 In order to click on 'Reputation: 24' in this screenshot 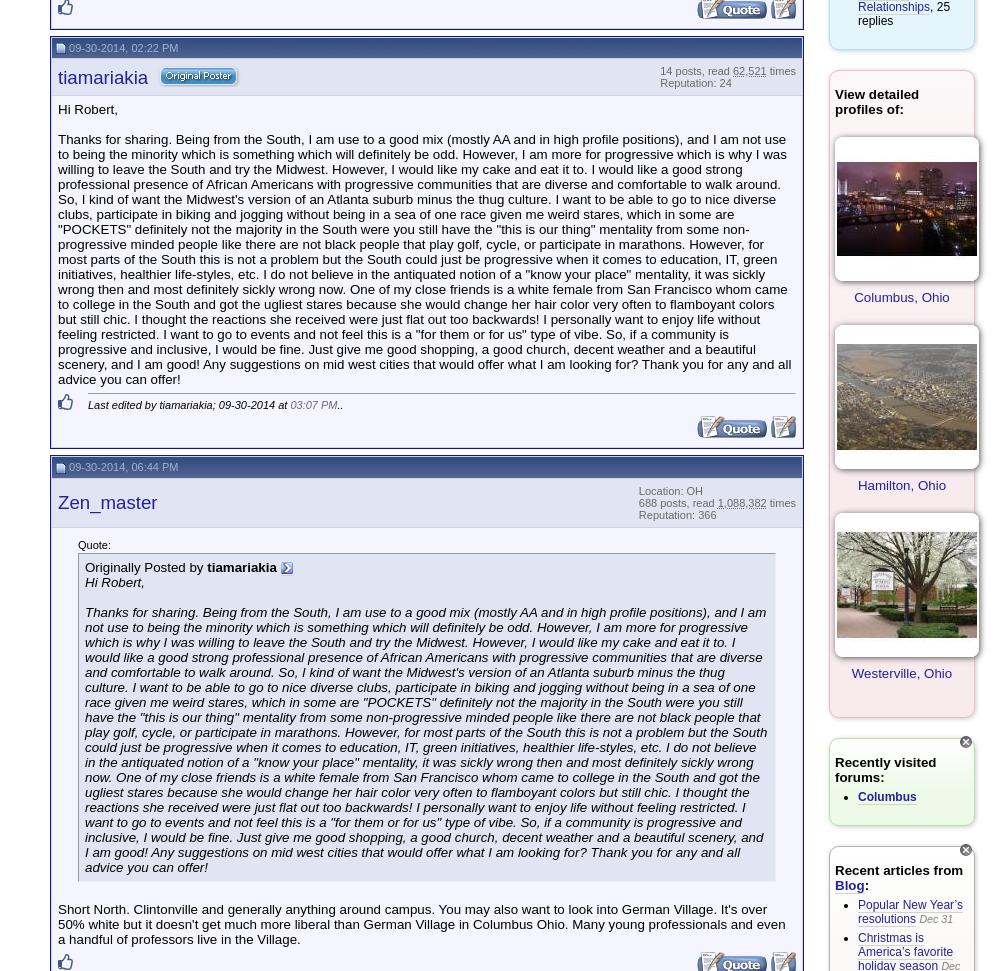, I will do `click(660, 82)`.